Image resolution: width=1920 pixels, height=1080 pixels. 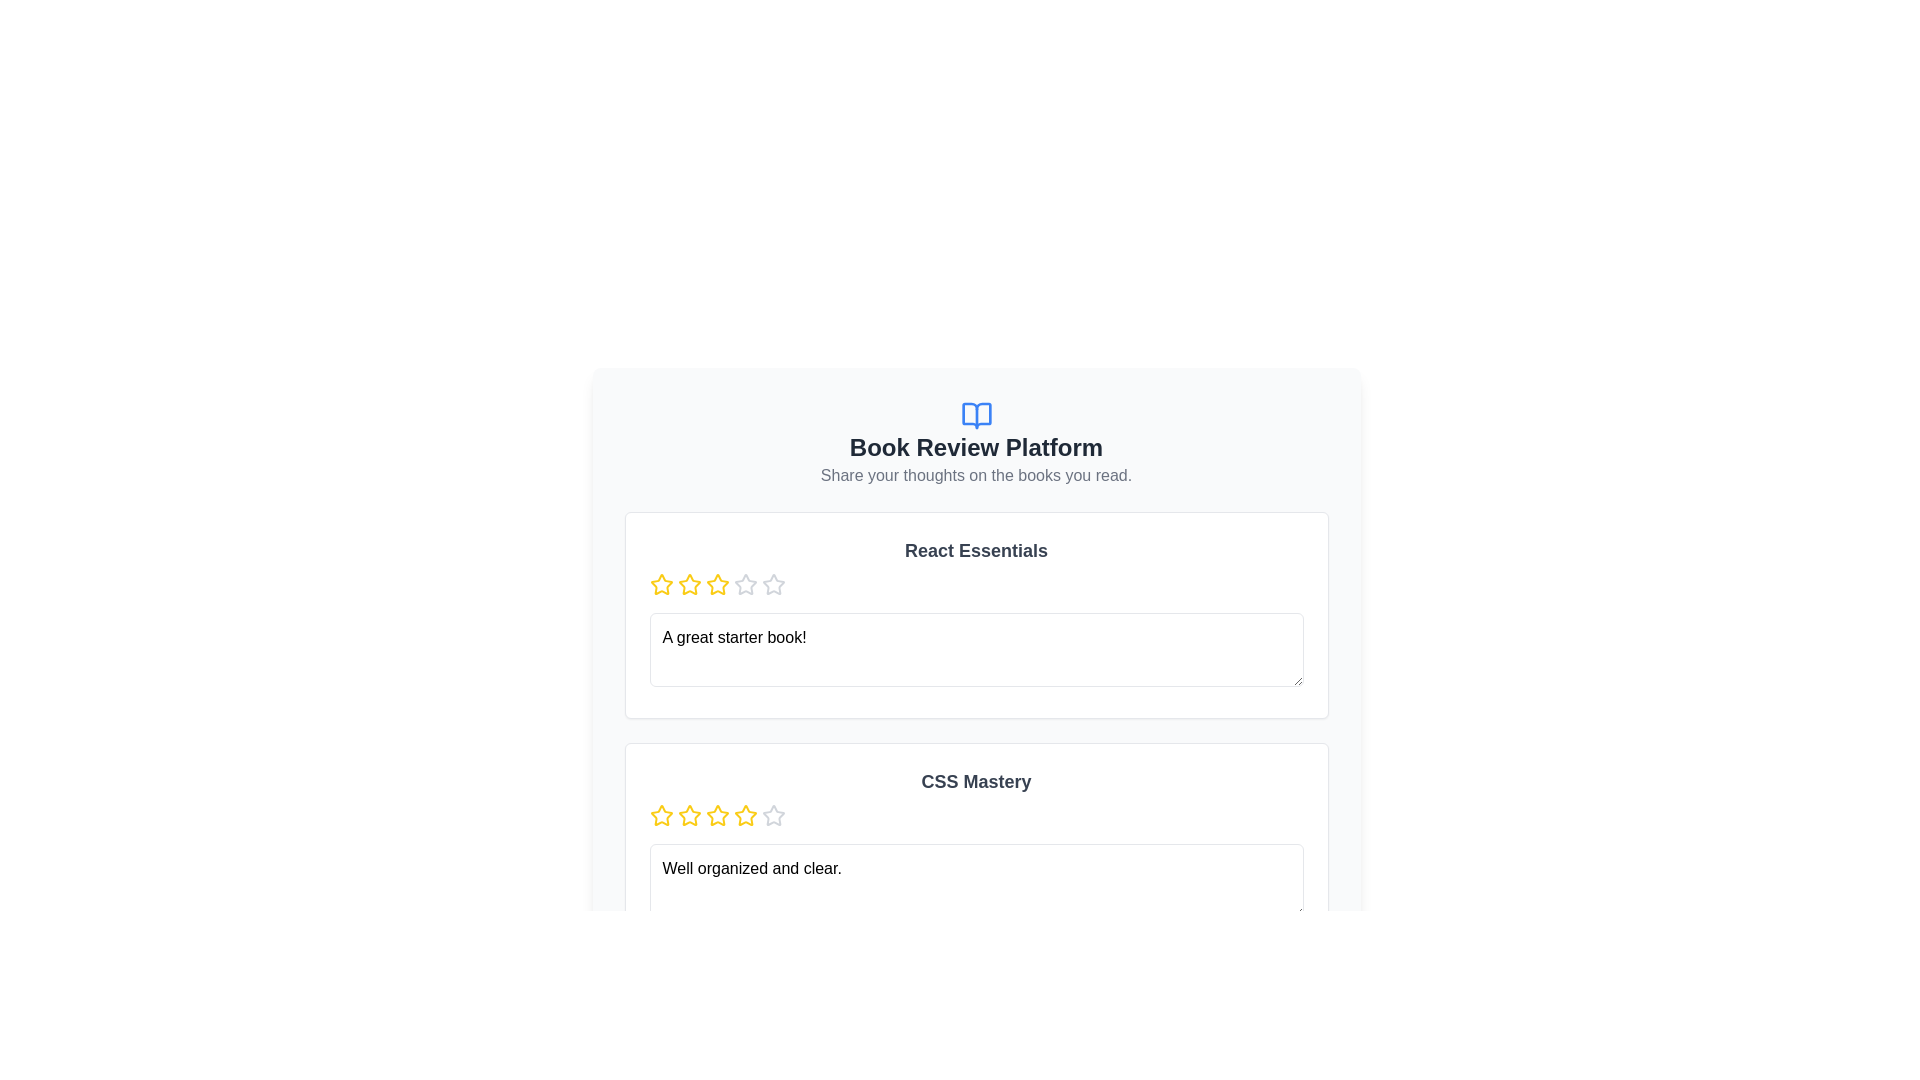 I want to click on the third yellow star-shaped rating icon below the 'CSS Mastery' heading, so click(x=744, y=815).